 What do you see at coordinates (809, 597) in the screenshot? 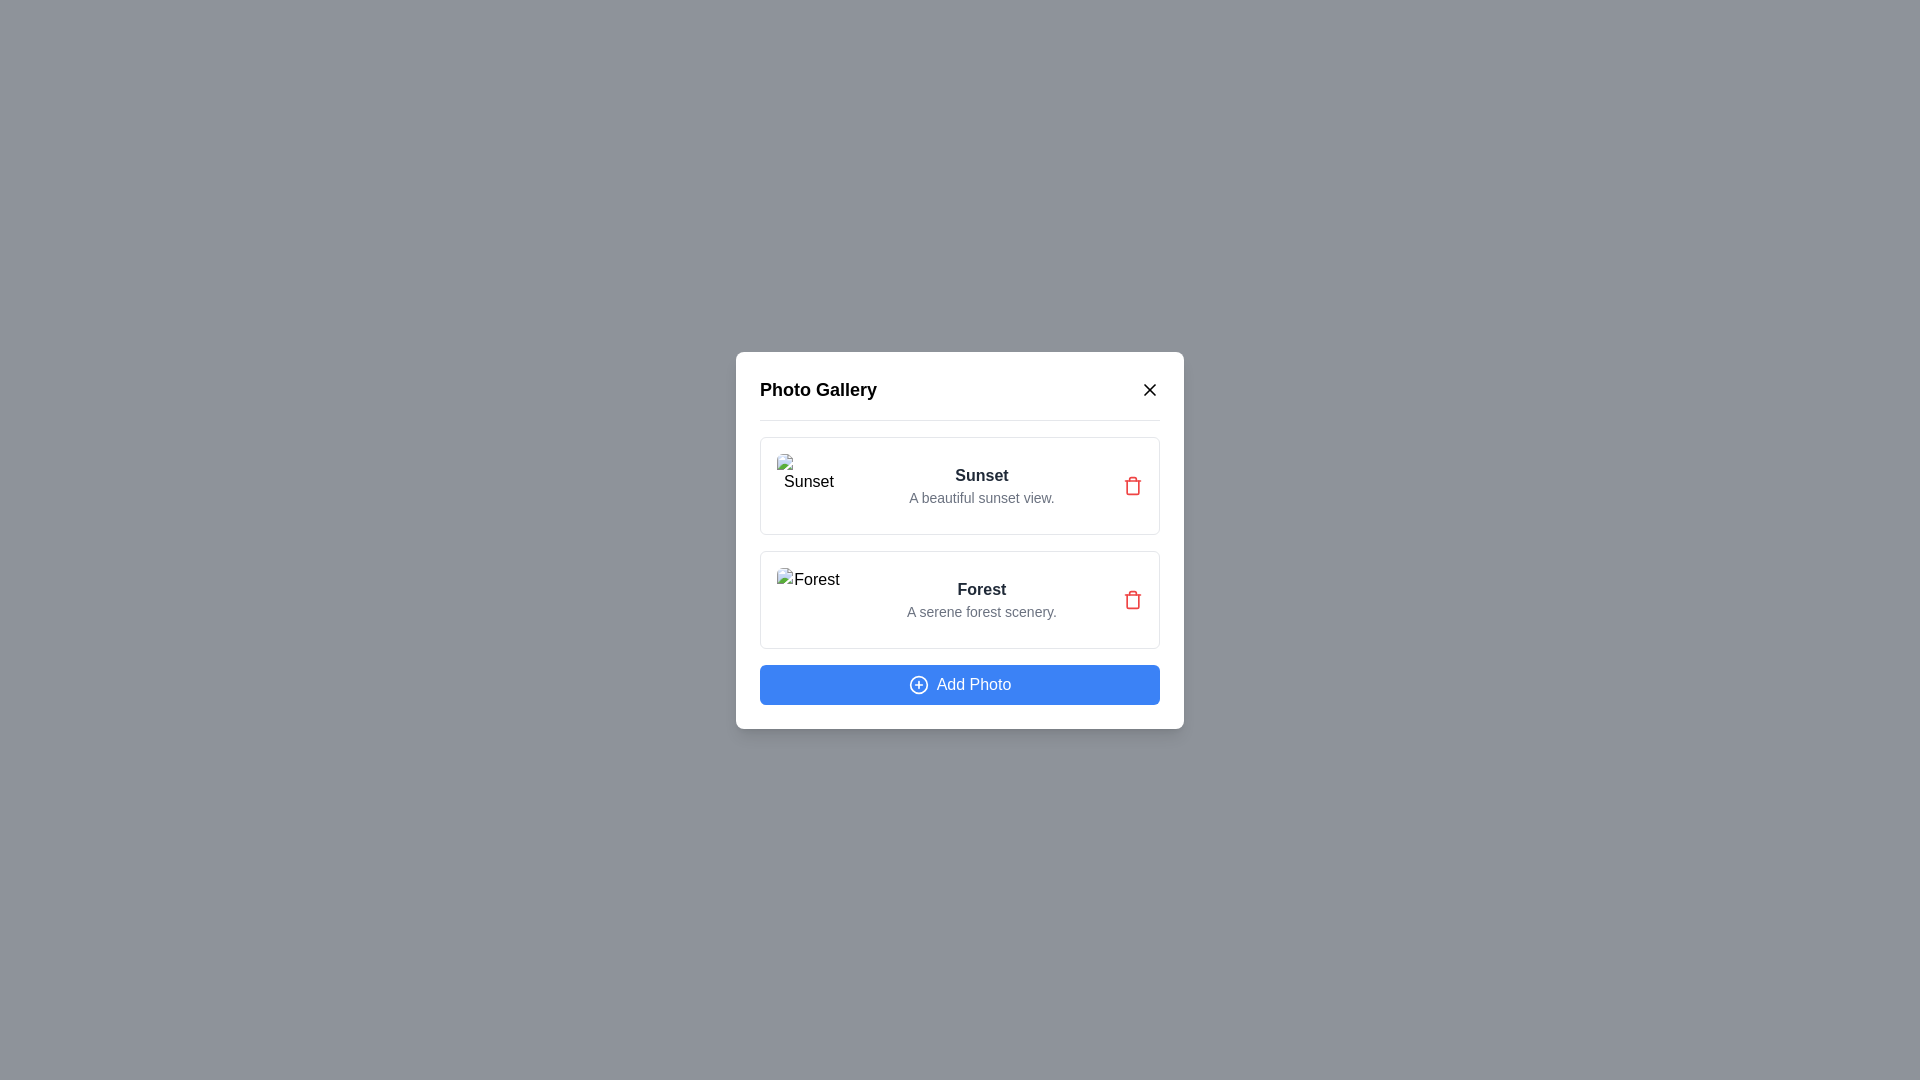
I see `the square thumbnail image with a rounded border representing a forest setting` at bounding box center [809, 597].